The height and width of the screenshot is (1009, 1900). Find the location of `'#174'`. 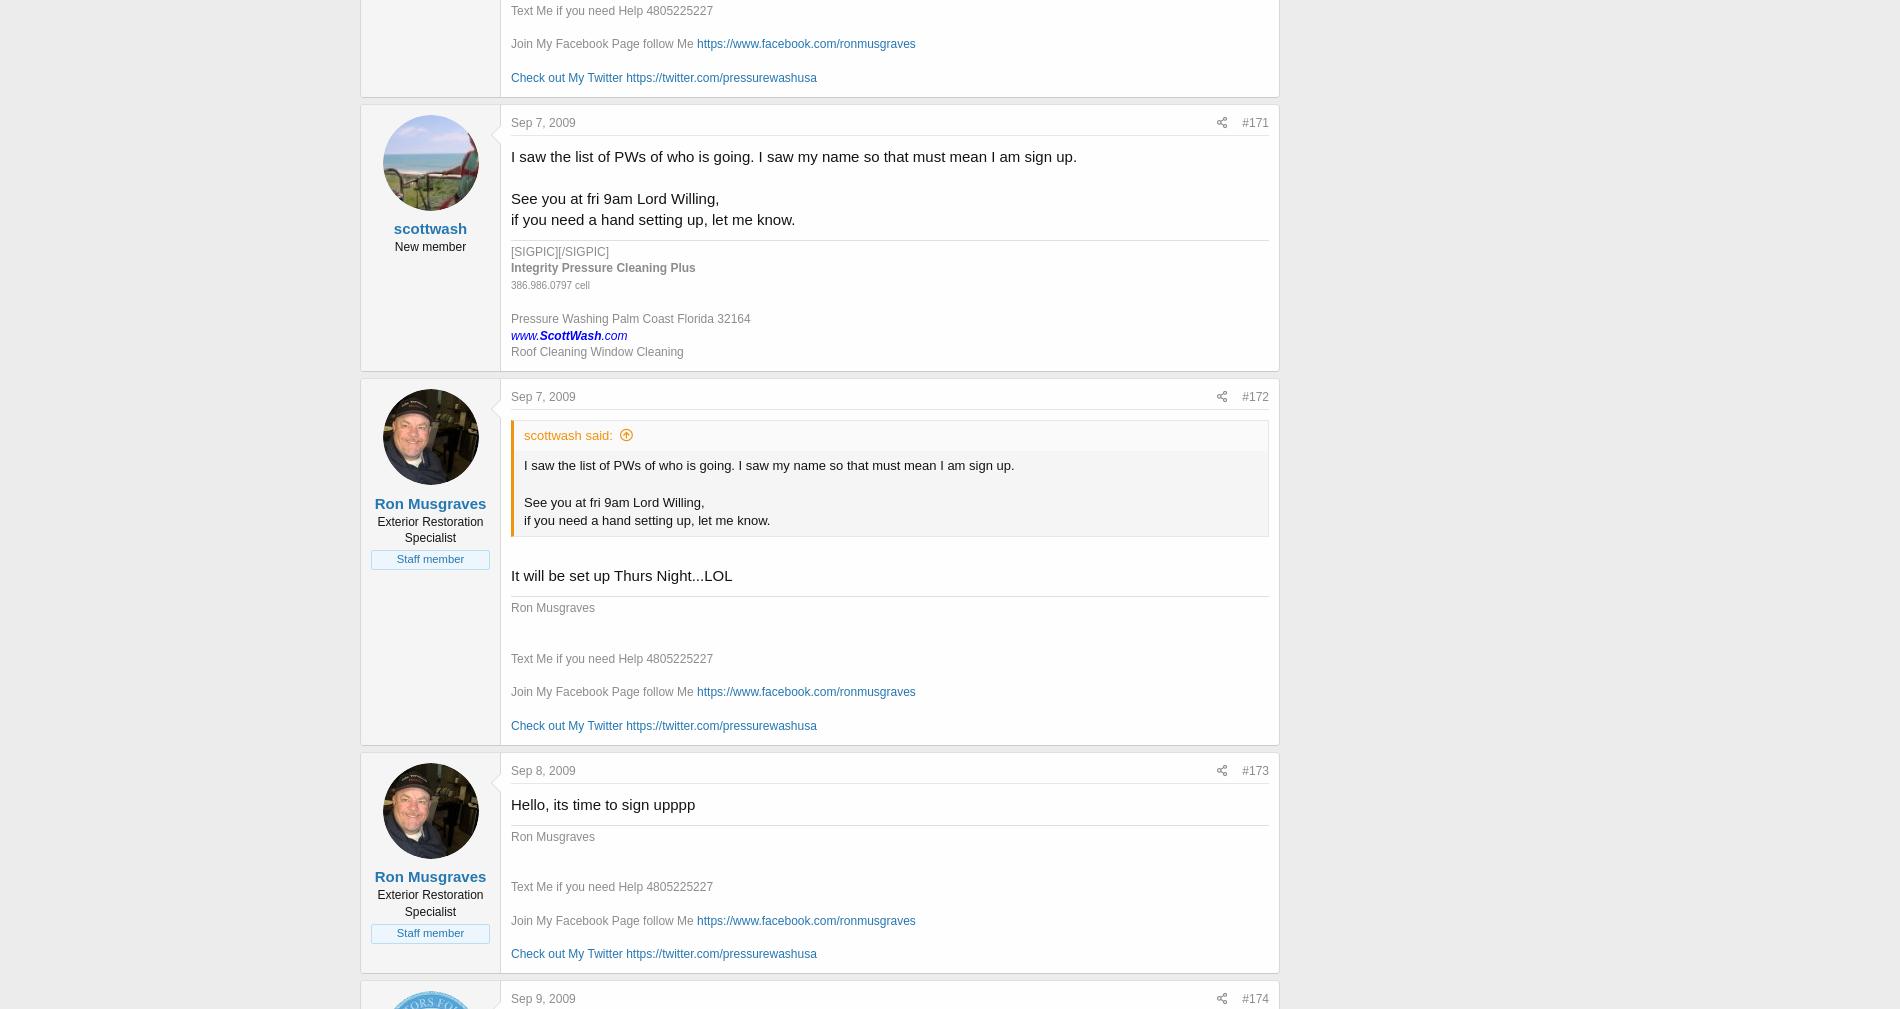

'#174' is located at coordinates (1254, 998).